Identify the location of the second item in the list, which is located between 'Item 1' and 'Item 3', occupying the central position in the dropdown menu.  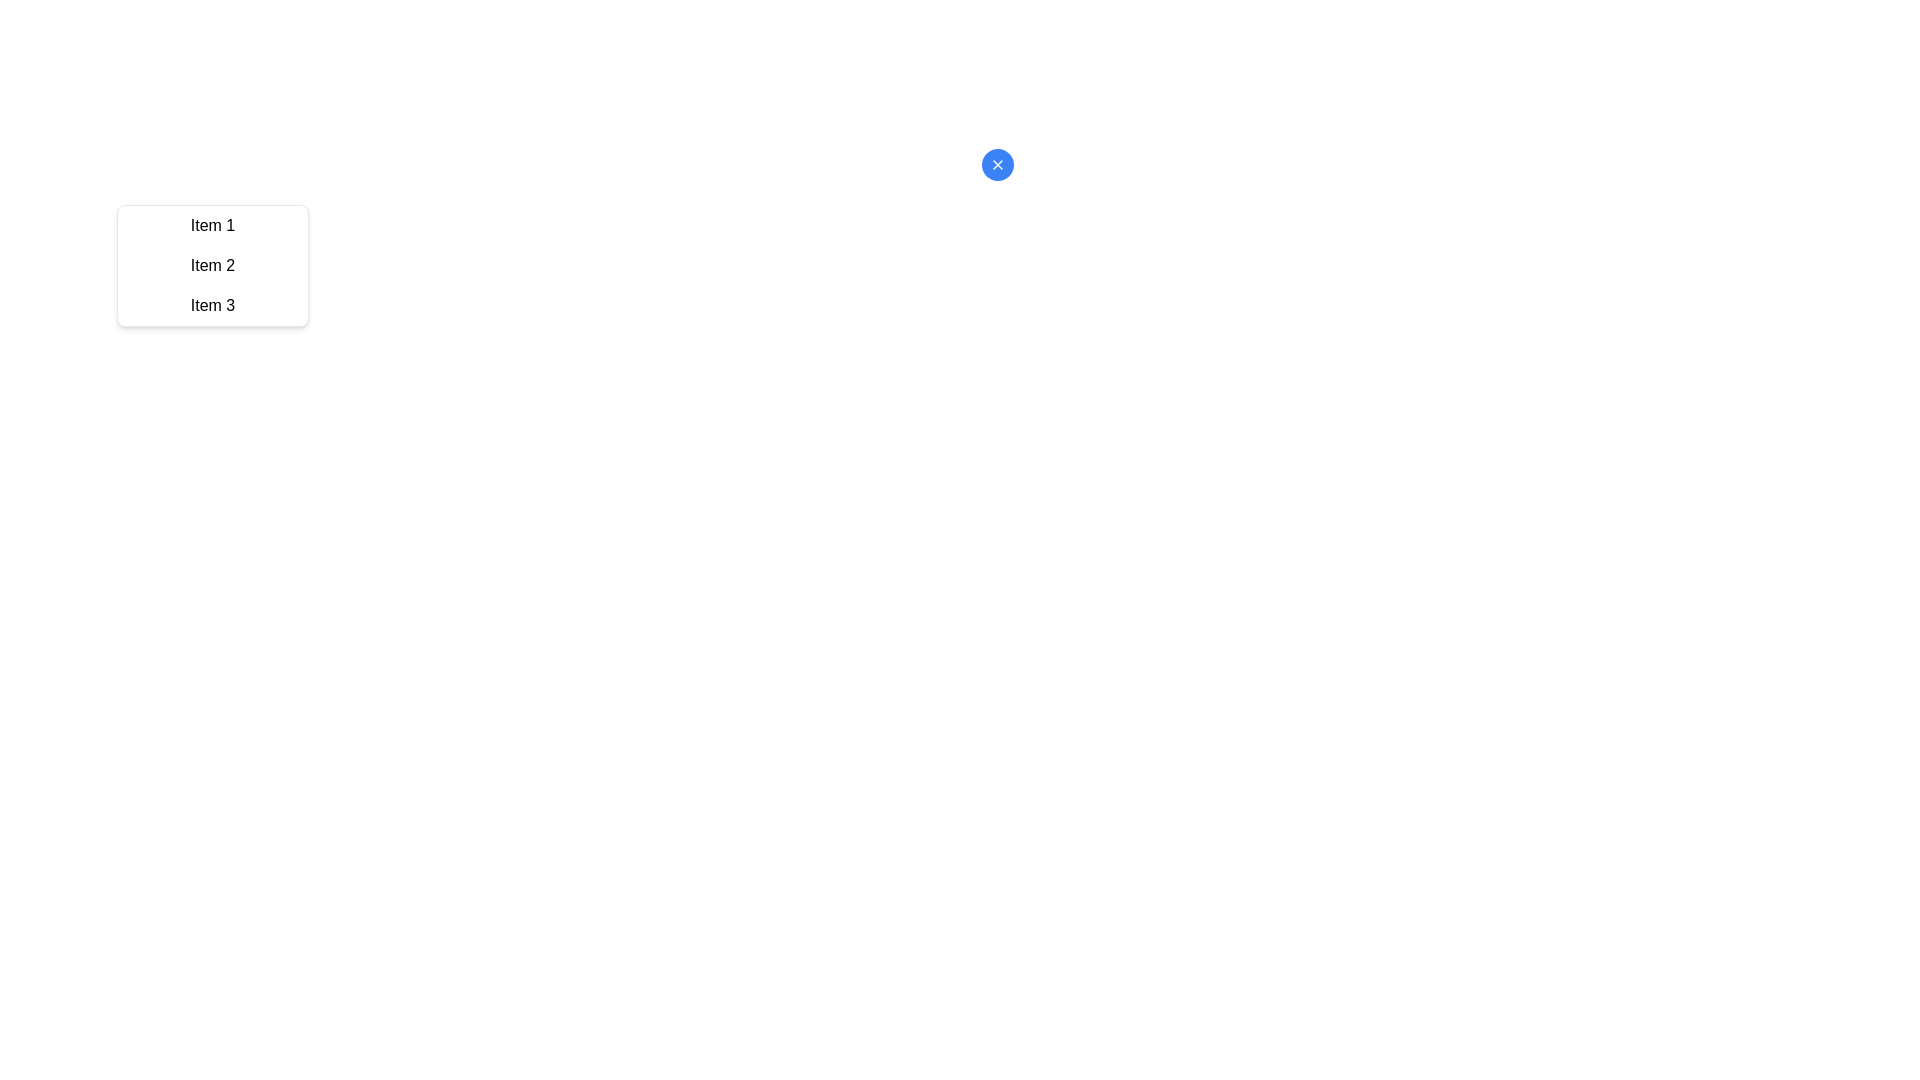
(212, 265).